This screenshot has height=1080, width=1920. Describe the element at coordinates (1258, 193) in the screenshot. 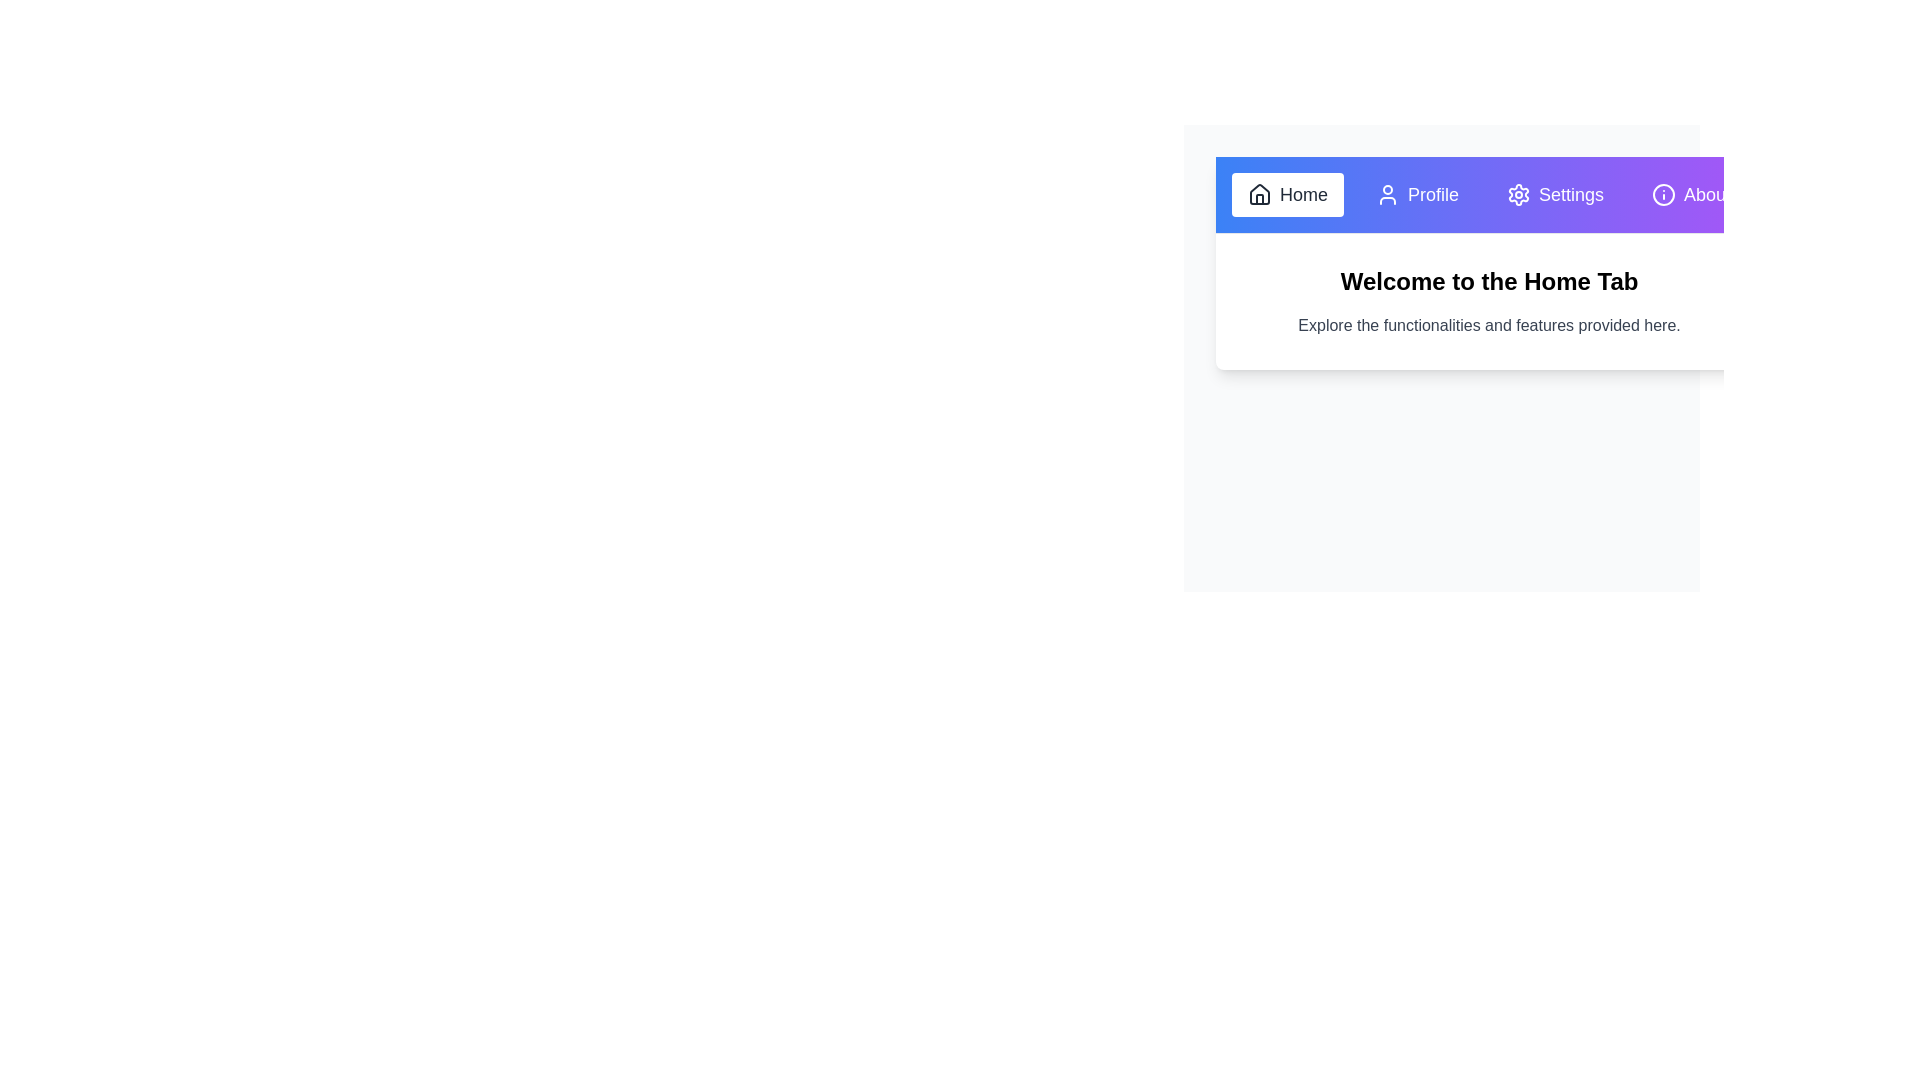

I see `the 'Home' icon in the navigation menu, which visually represents the home tab function and serves as an entry point to the main dashboard` at that location.